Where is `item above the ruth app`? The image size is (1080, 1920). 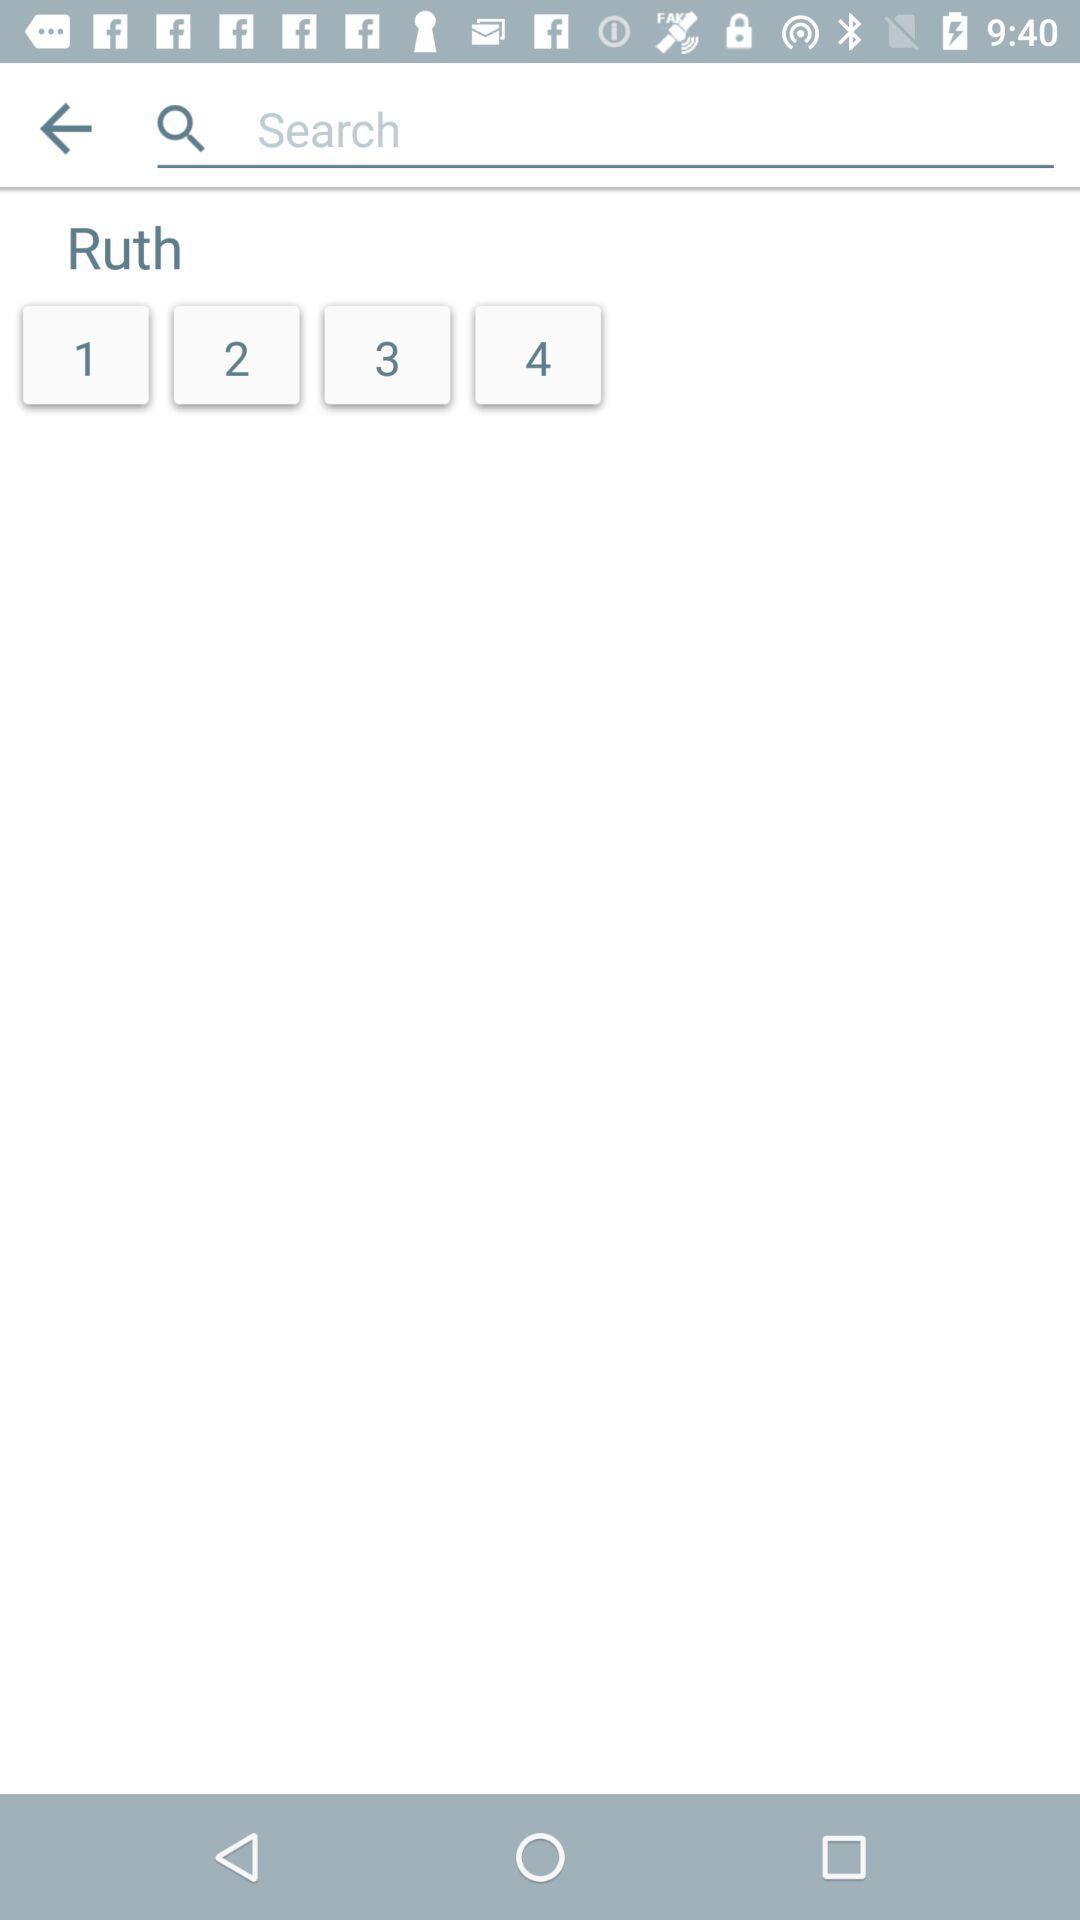
item above the ruth app is located at coordinates (64, 127).